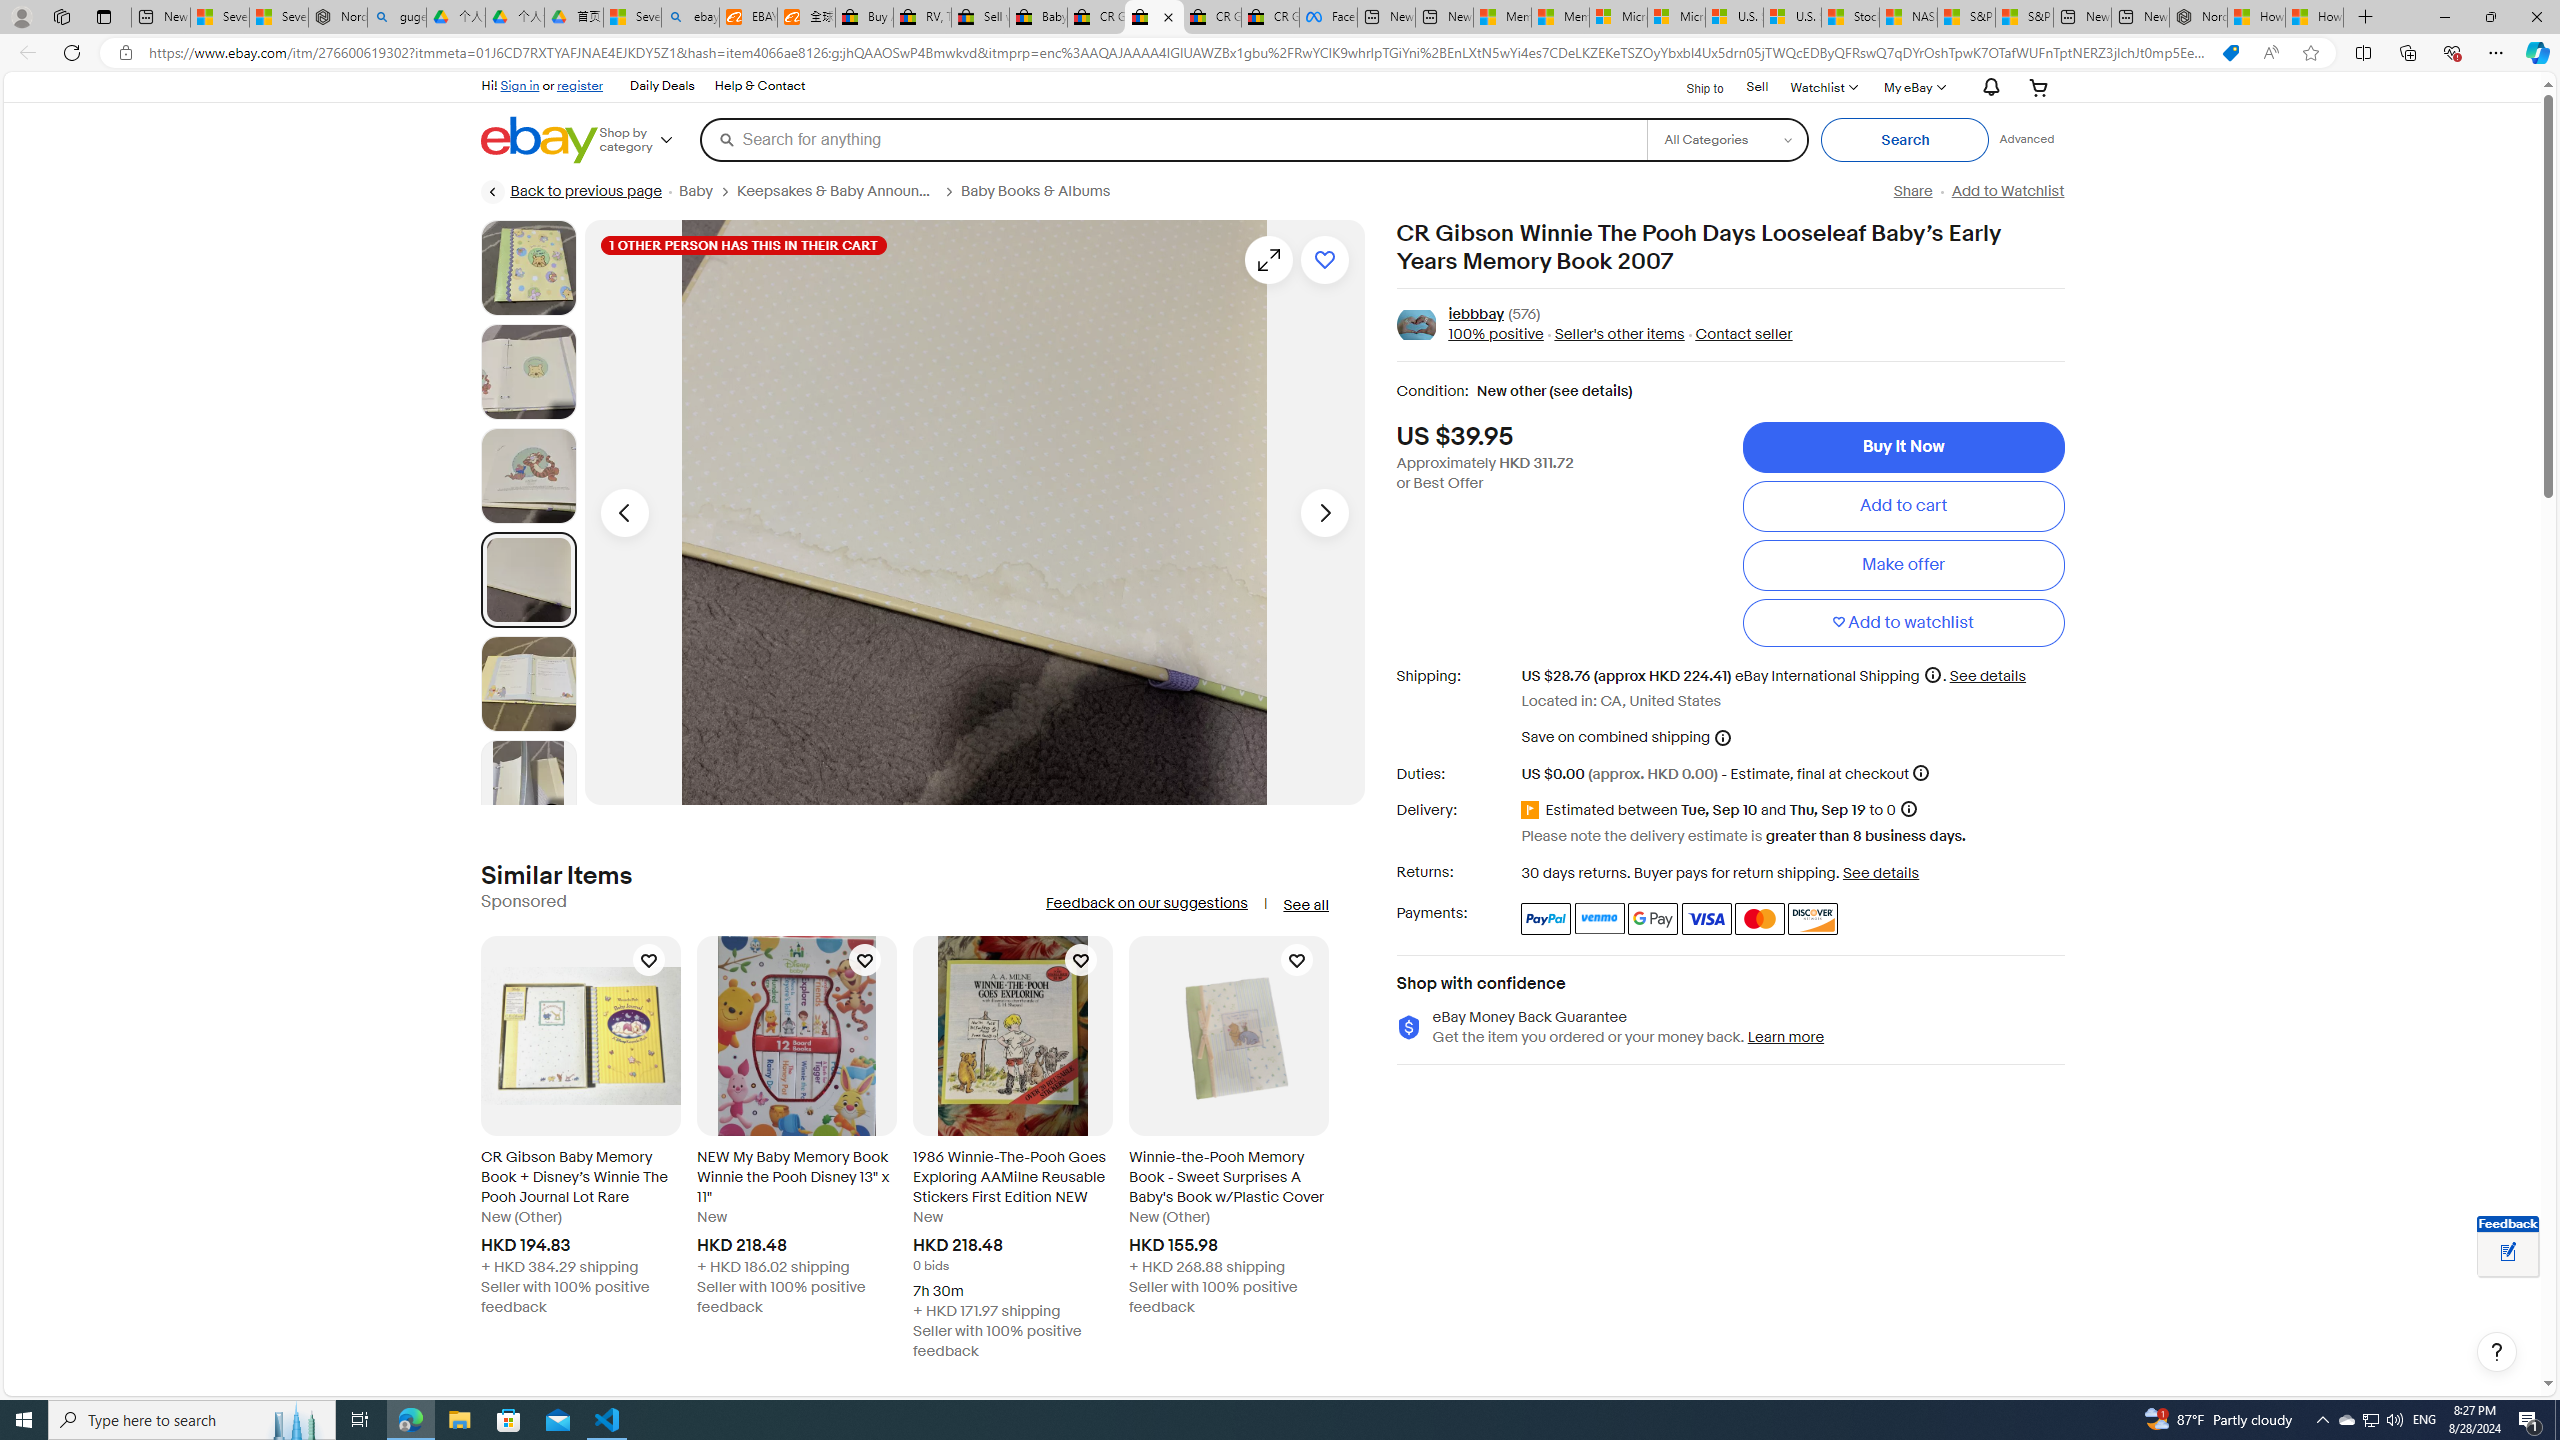 The image size is (2560, 1440). Describe the element at coordinates (1171, 138) in the screenshot. I see `'Search for anything'` at that location.